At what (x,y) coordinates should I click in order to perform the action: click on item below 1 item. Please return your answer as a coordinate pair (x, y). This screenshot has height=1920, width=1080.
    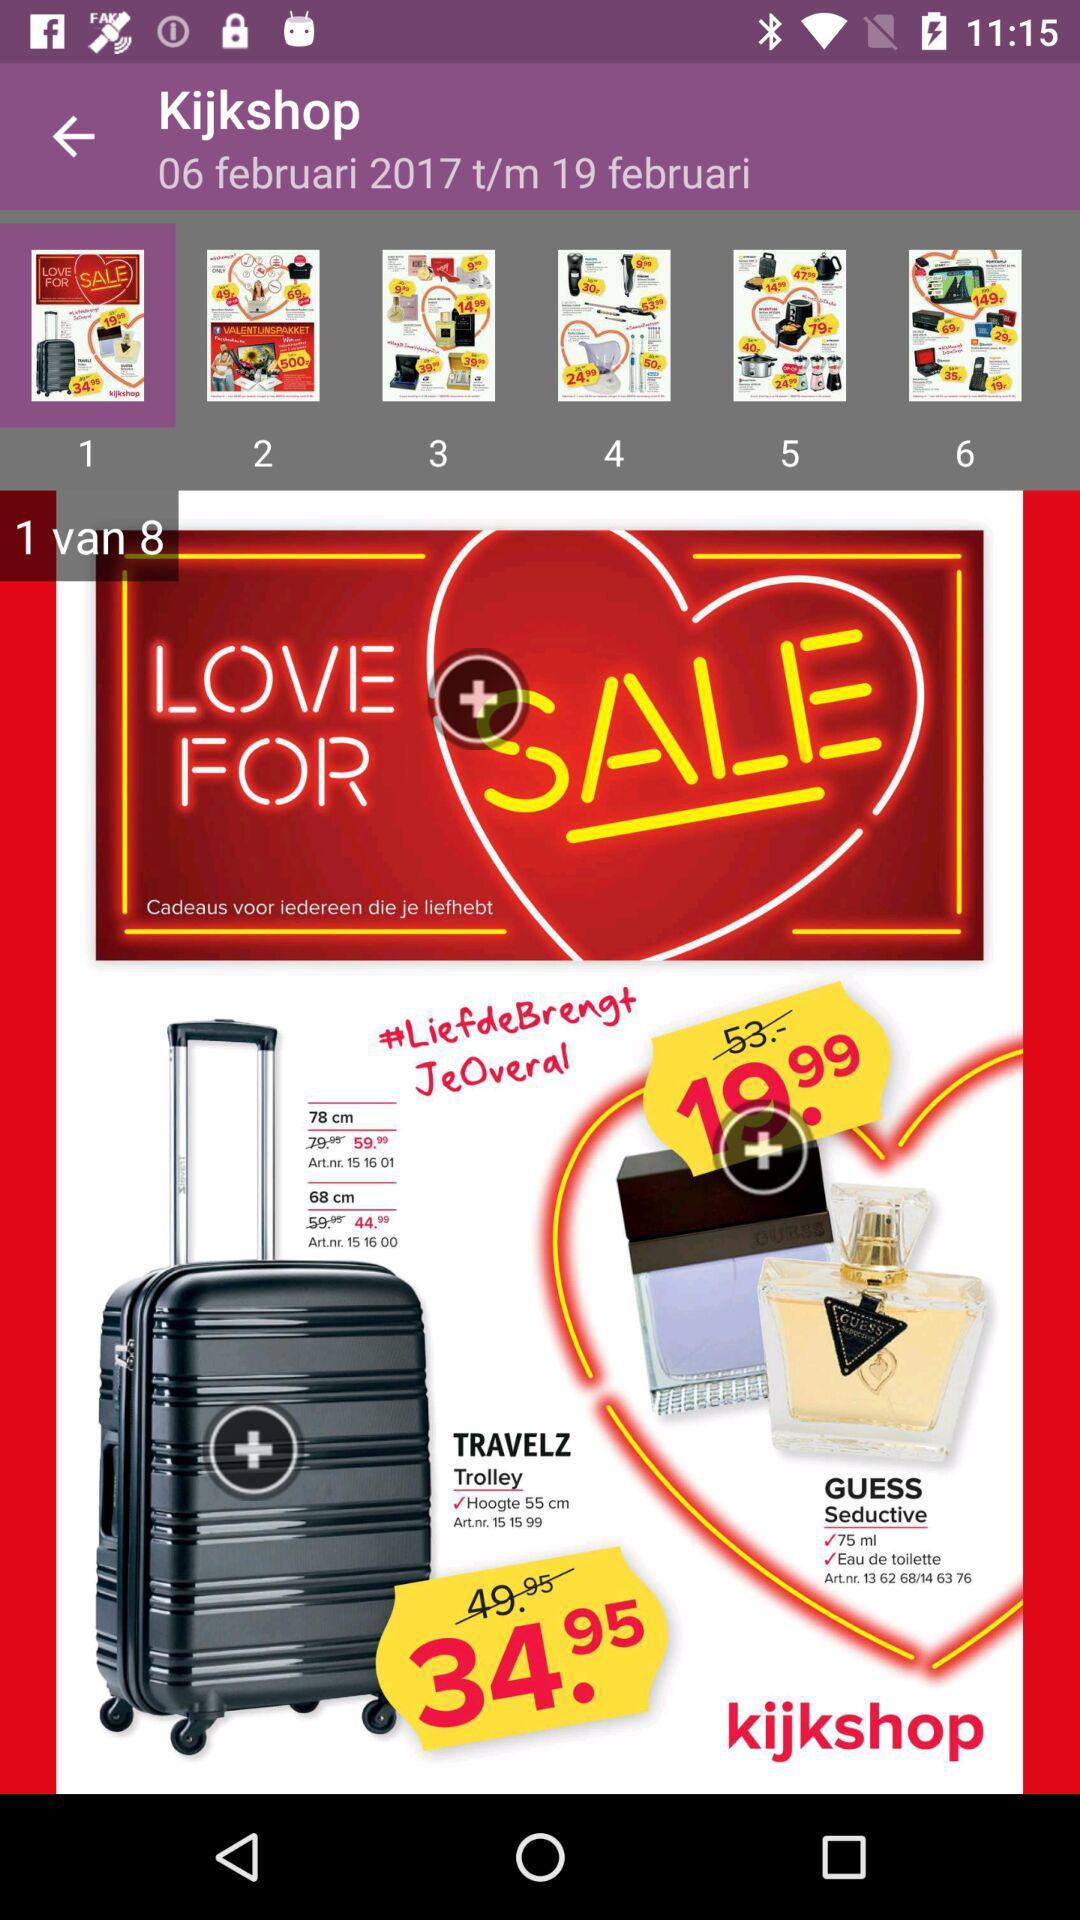
    Looking at the image, I should click on (540, 1142).